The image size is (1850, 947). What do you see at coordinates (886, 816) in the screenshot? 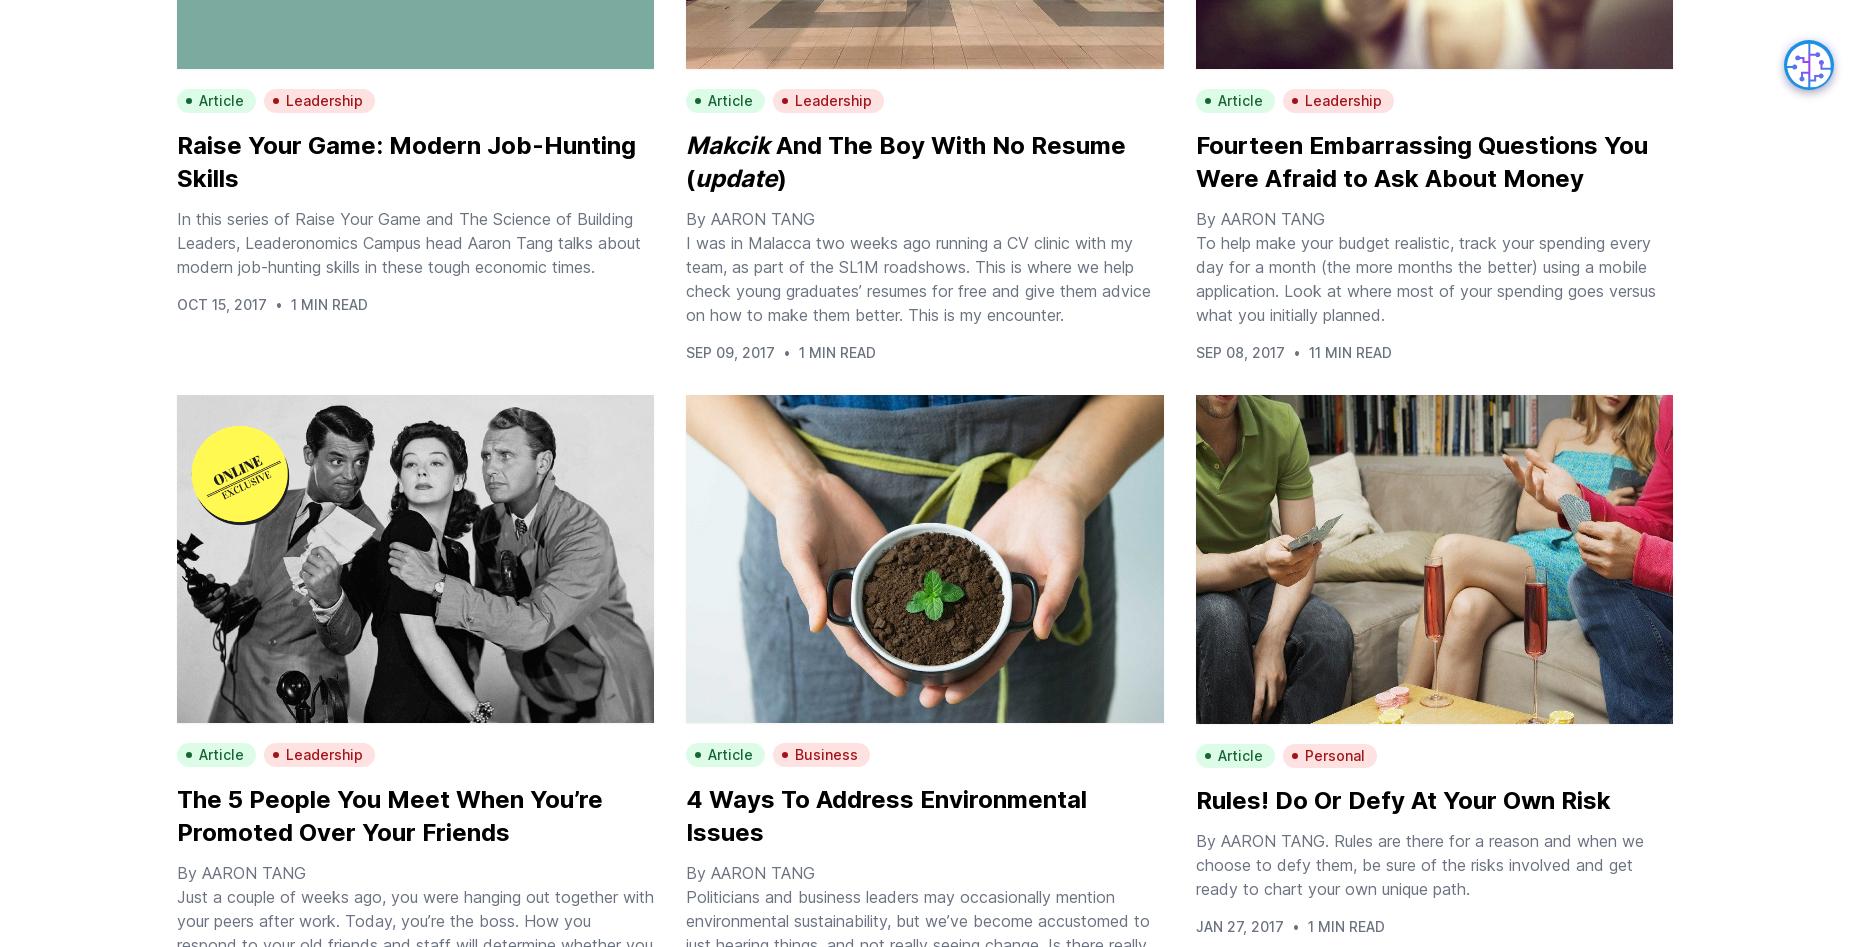
I see `'4 Ways To Address Environmental Issues'` at bounding box center [886, 816].